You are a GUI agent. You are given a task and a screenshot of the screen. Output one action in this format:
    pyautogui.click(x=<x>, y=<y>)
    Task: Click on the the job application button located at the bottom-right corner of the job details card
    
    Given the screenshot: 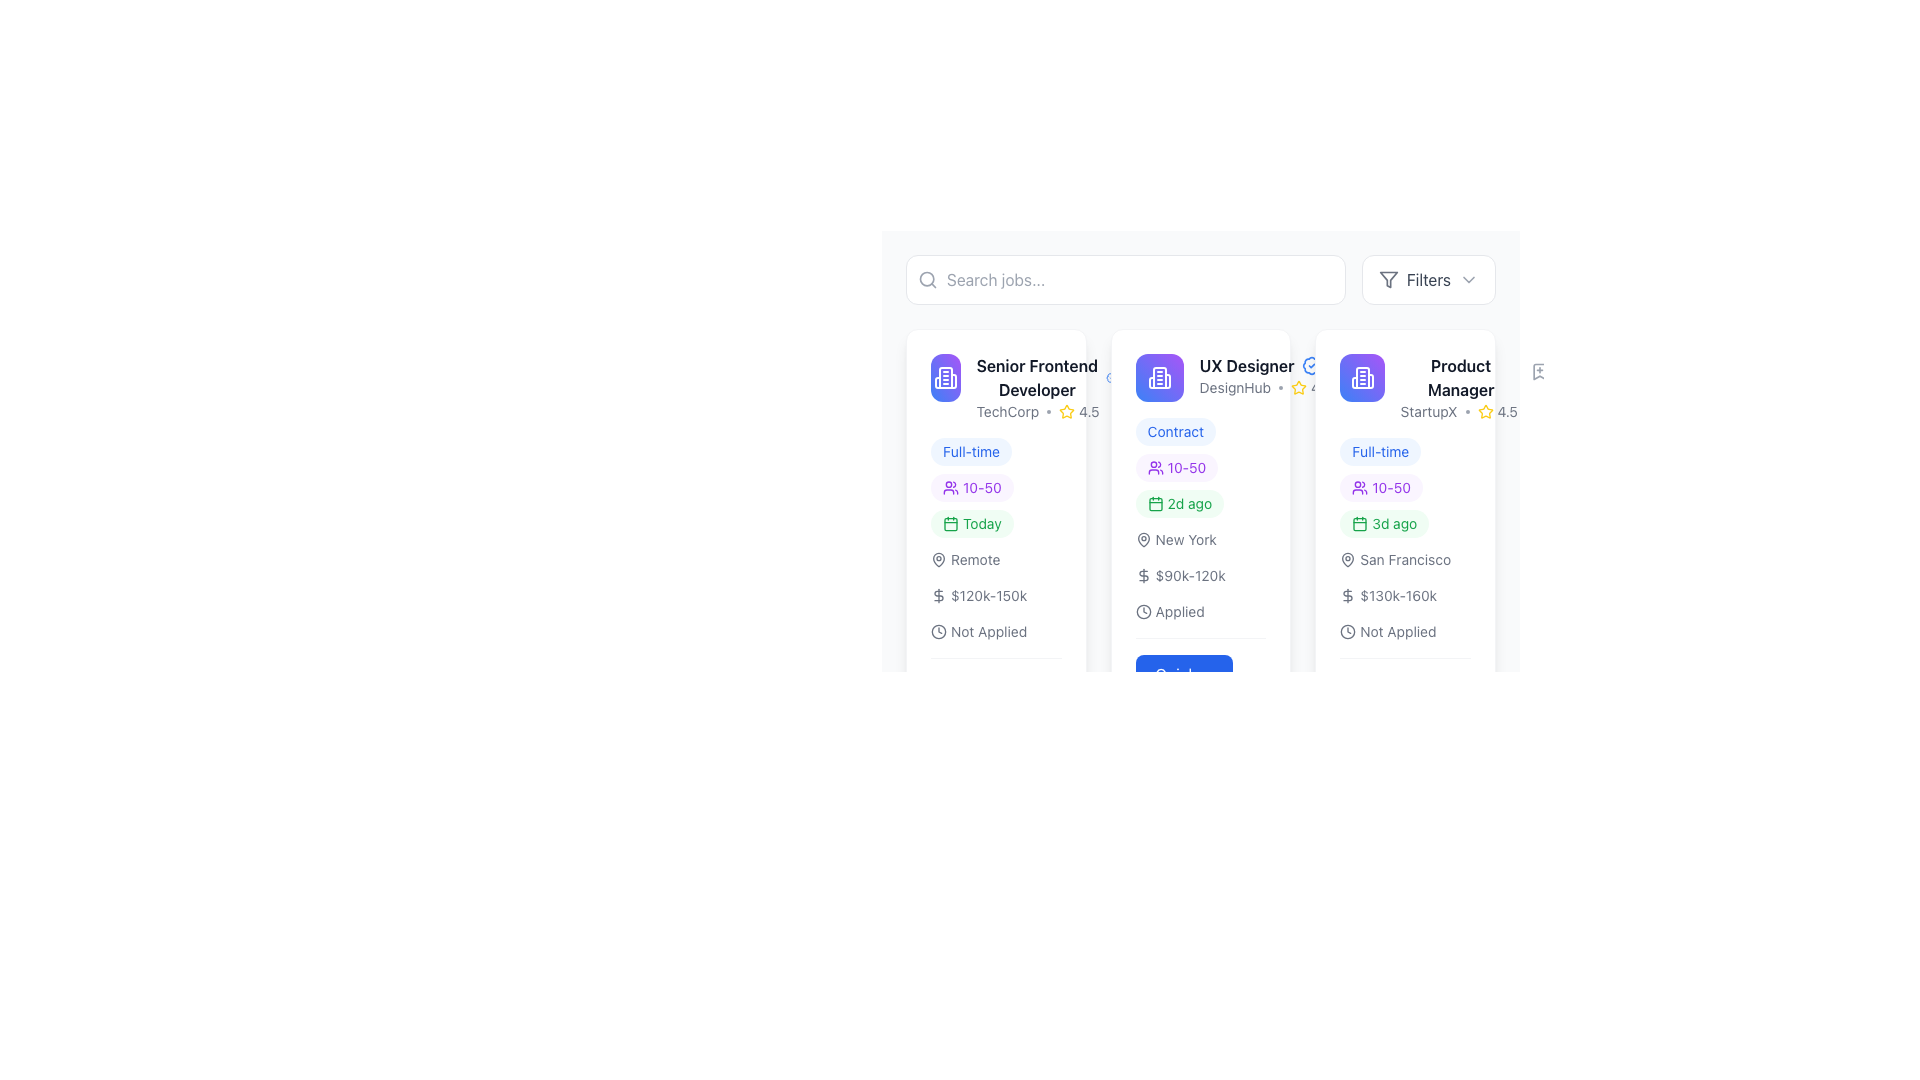 What is the action you would take?
    pyautogui.click(x=1200, y=677)
    